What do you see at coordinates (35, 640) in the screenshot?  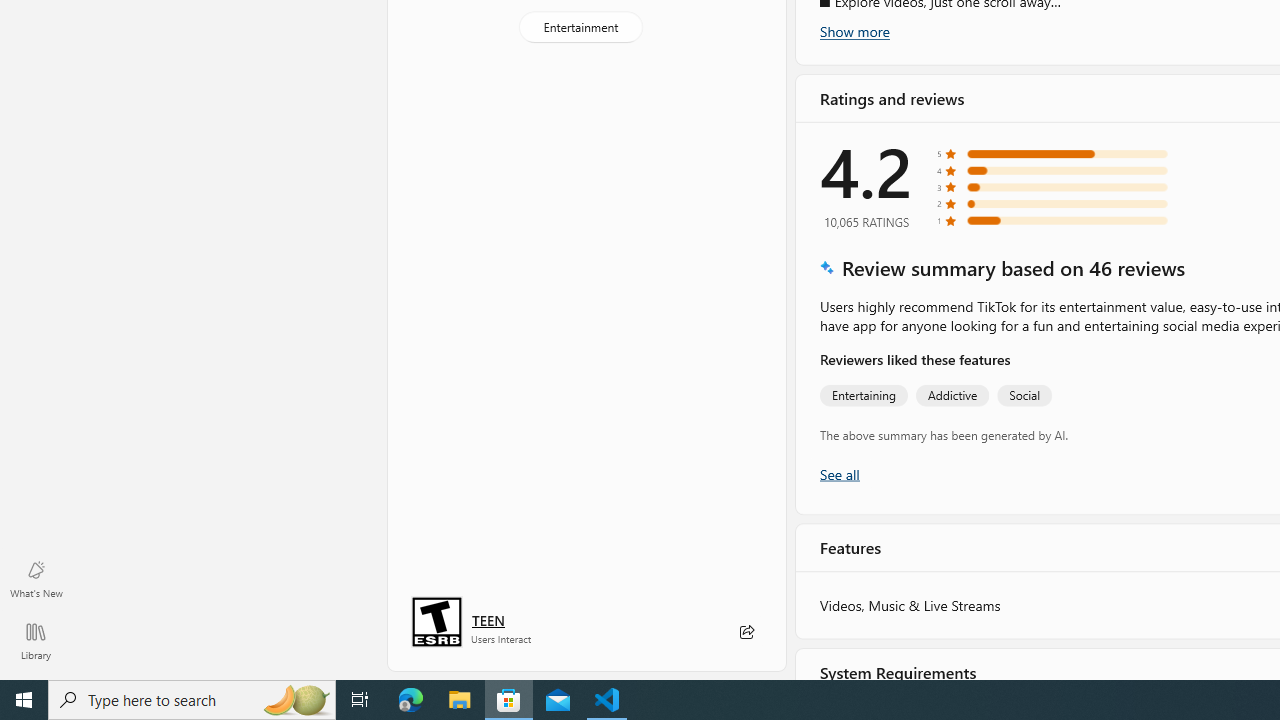 I see `'Library'` at bounding box center [35, 640].